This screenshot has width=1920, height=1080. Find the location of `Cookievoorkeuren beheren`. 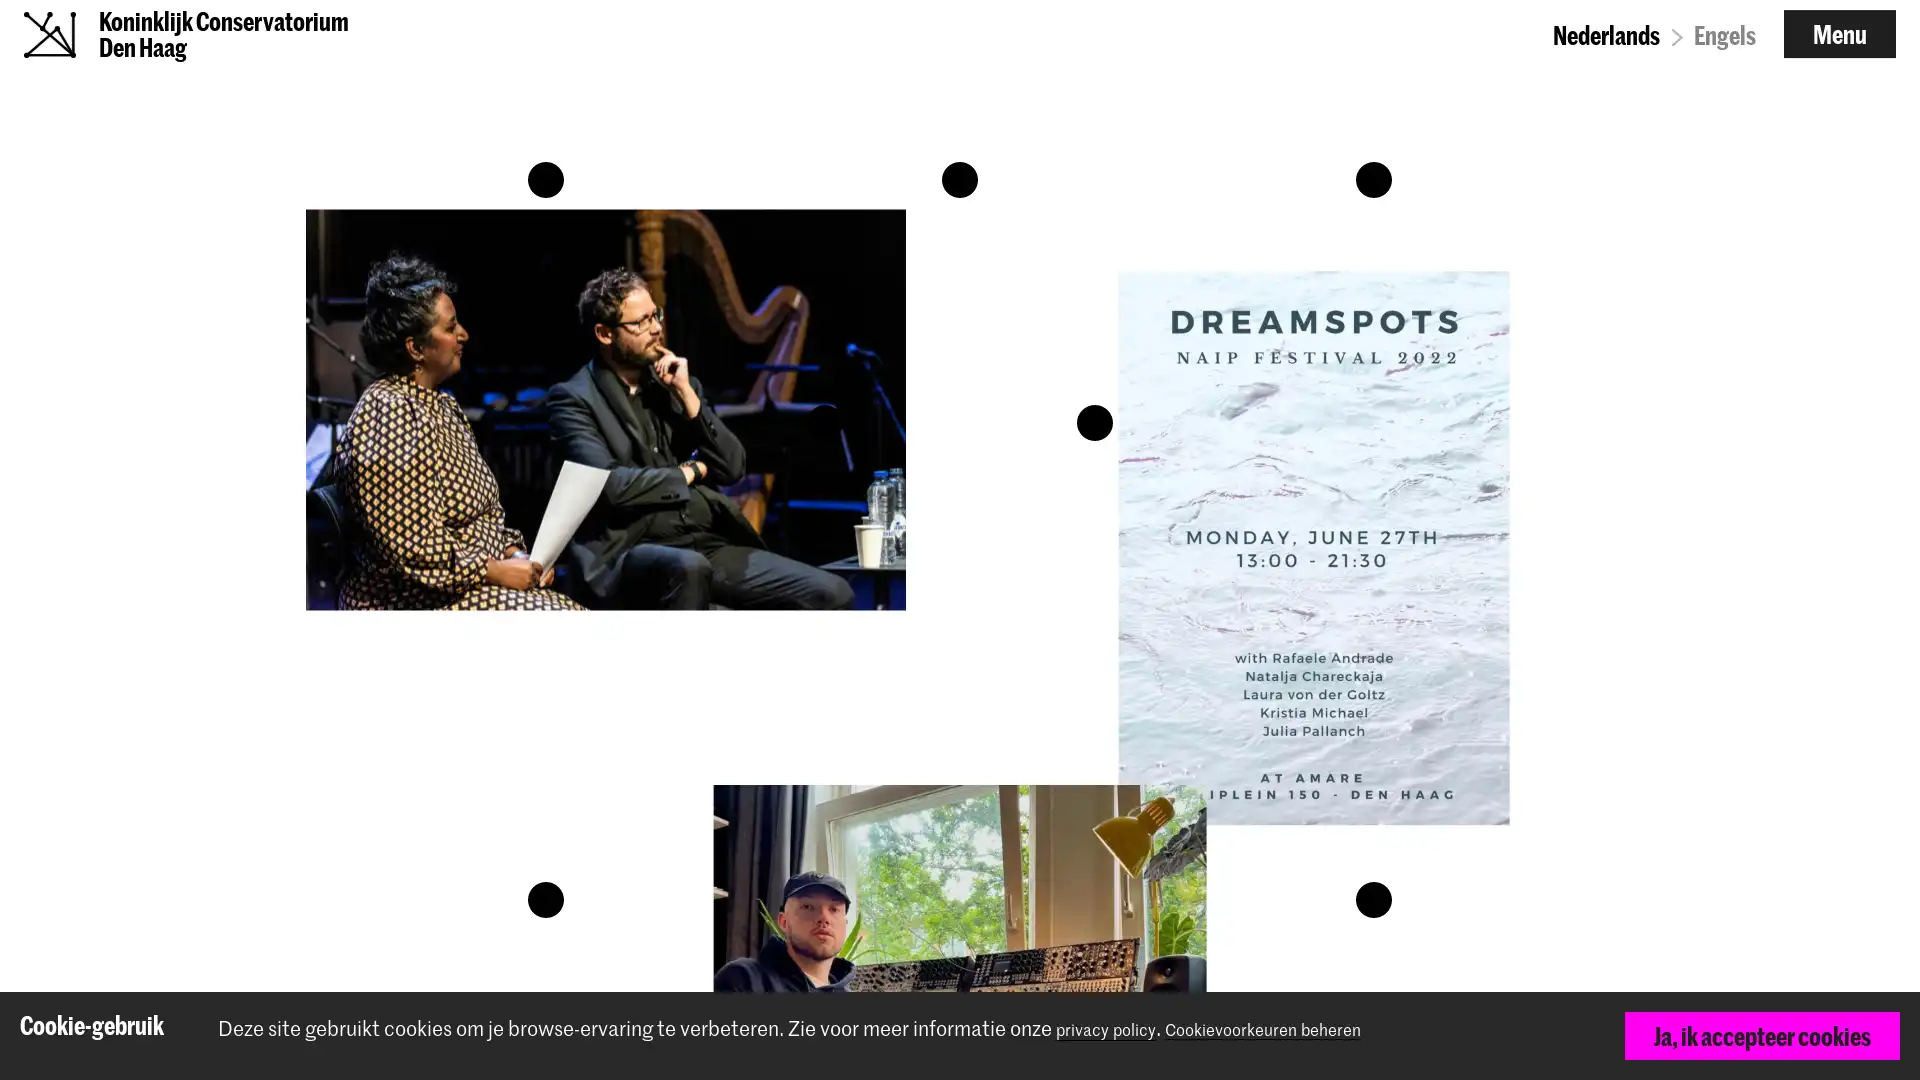

Cookievoorkeuren beheren is located at coordinates (1307, 1028).